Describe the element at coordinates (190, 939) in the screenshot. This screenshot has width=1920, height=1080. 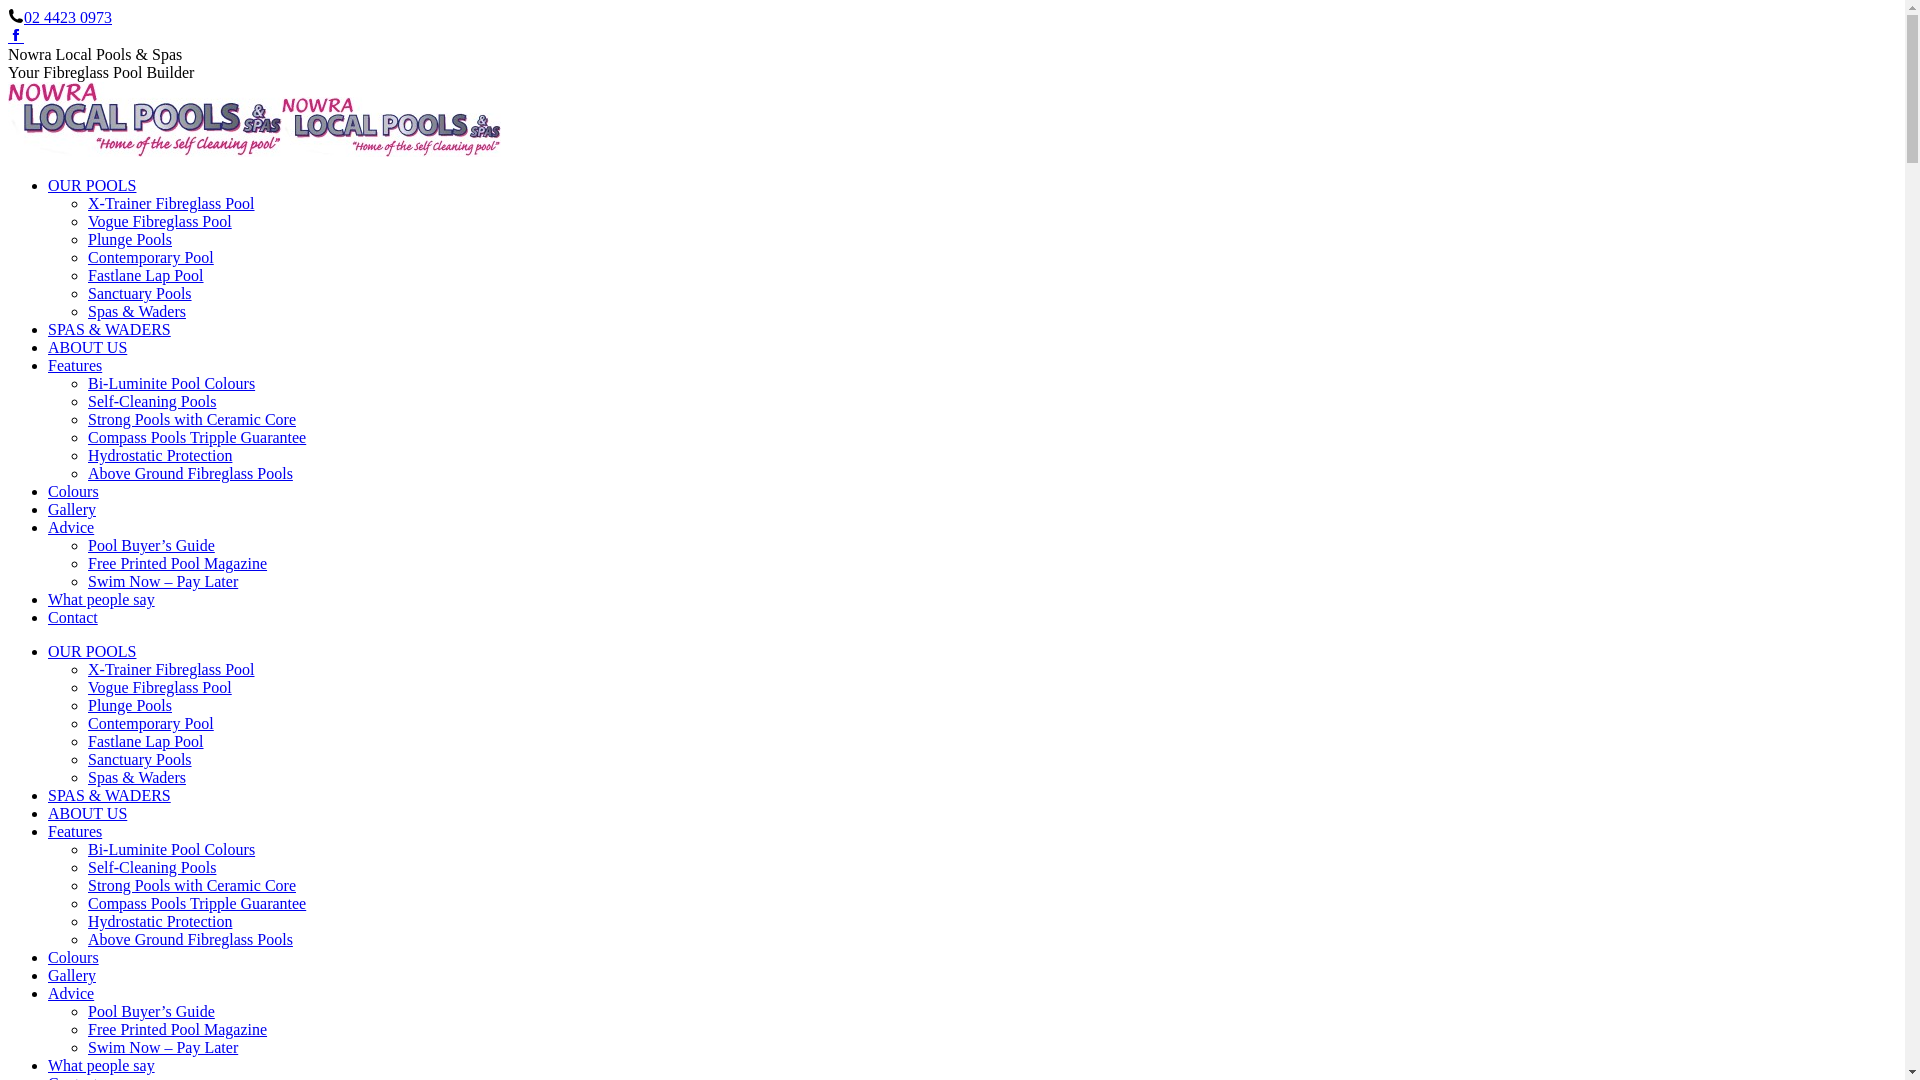
I see `'Above Ground Fibreglass Pools'` at that location.